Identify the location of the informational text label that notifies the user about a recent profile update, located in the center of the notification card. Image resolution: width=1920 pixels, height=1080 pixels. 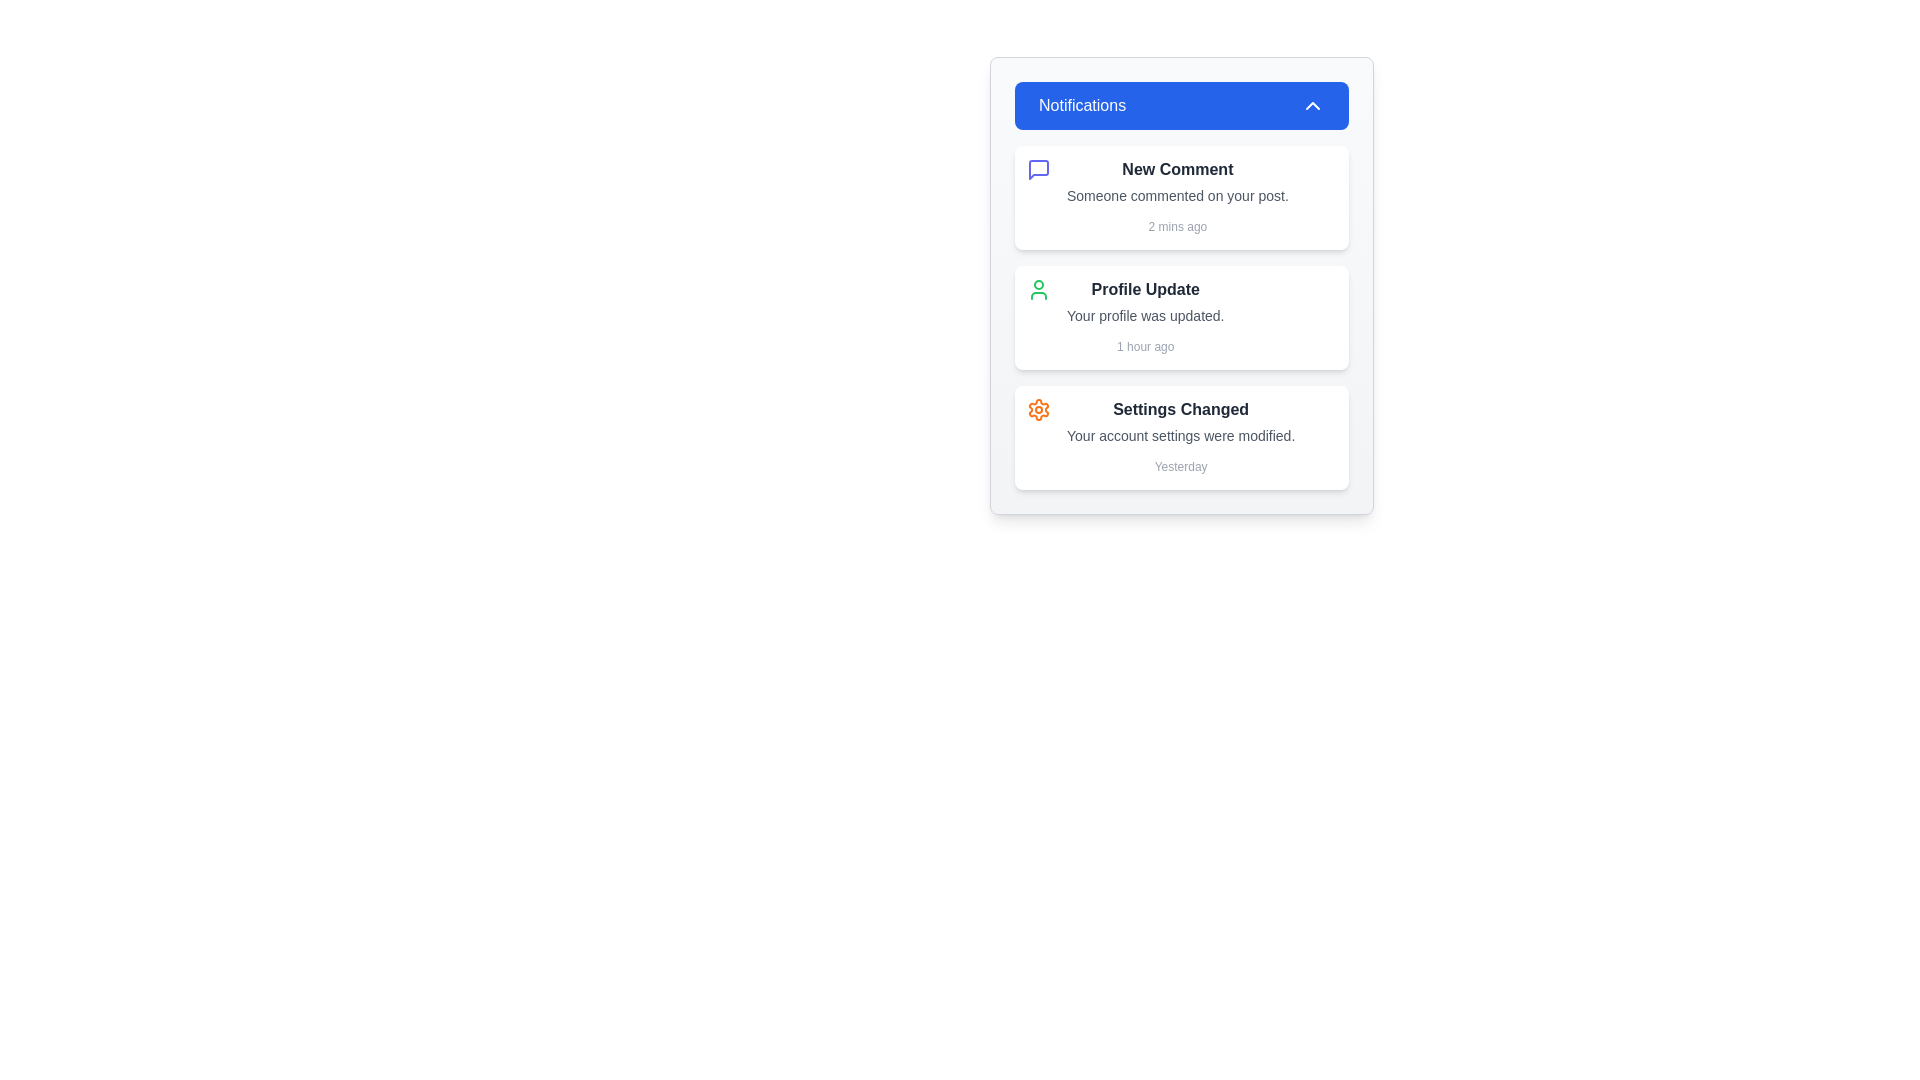
(1145, 315).